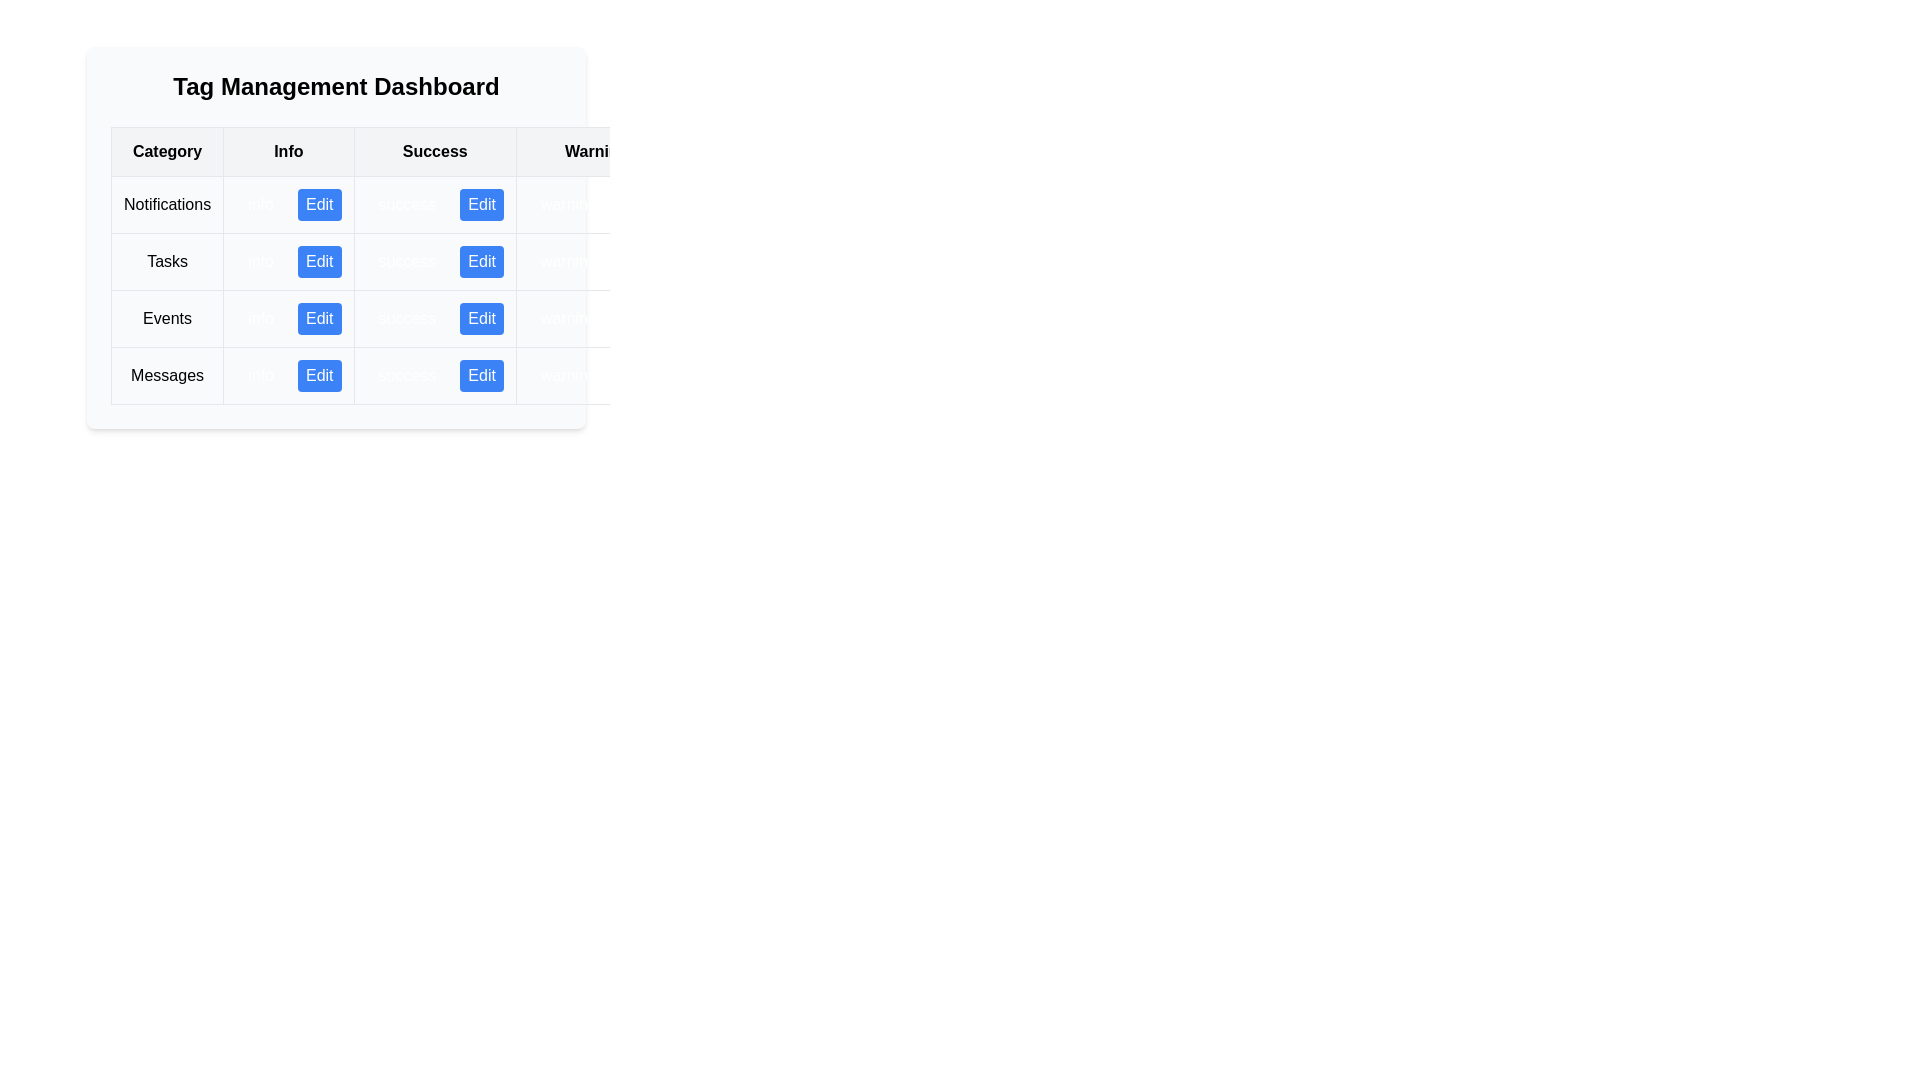 The image size is (1920, 1080). I want to click on the 'Edit' button, so click(434, 375).